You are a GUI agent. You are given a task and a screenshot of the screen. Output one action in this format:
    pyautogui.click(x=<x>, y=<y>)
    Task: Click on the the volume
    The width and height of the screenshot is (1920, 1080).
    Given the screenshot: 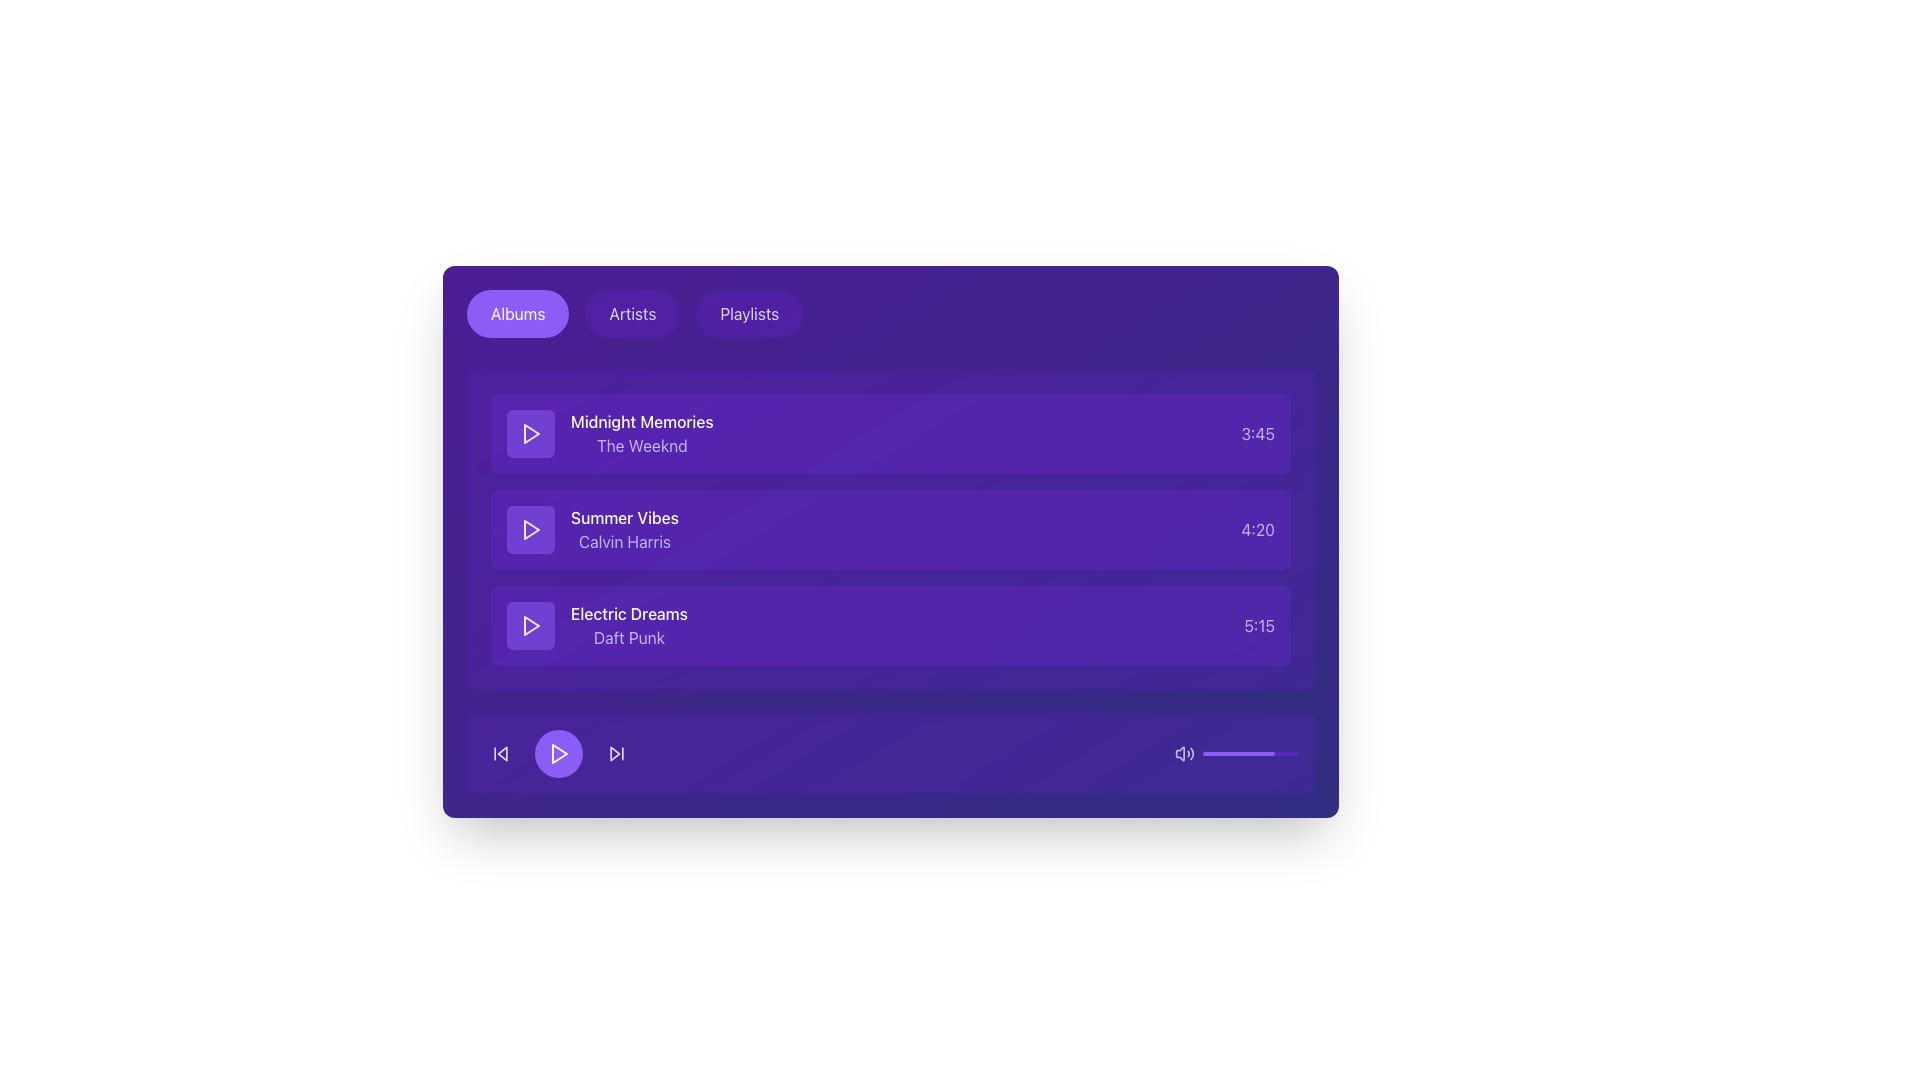 What is the action you would take?
    pyautogui.click(x=1289, y=753)
    